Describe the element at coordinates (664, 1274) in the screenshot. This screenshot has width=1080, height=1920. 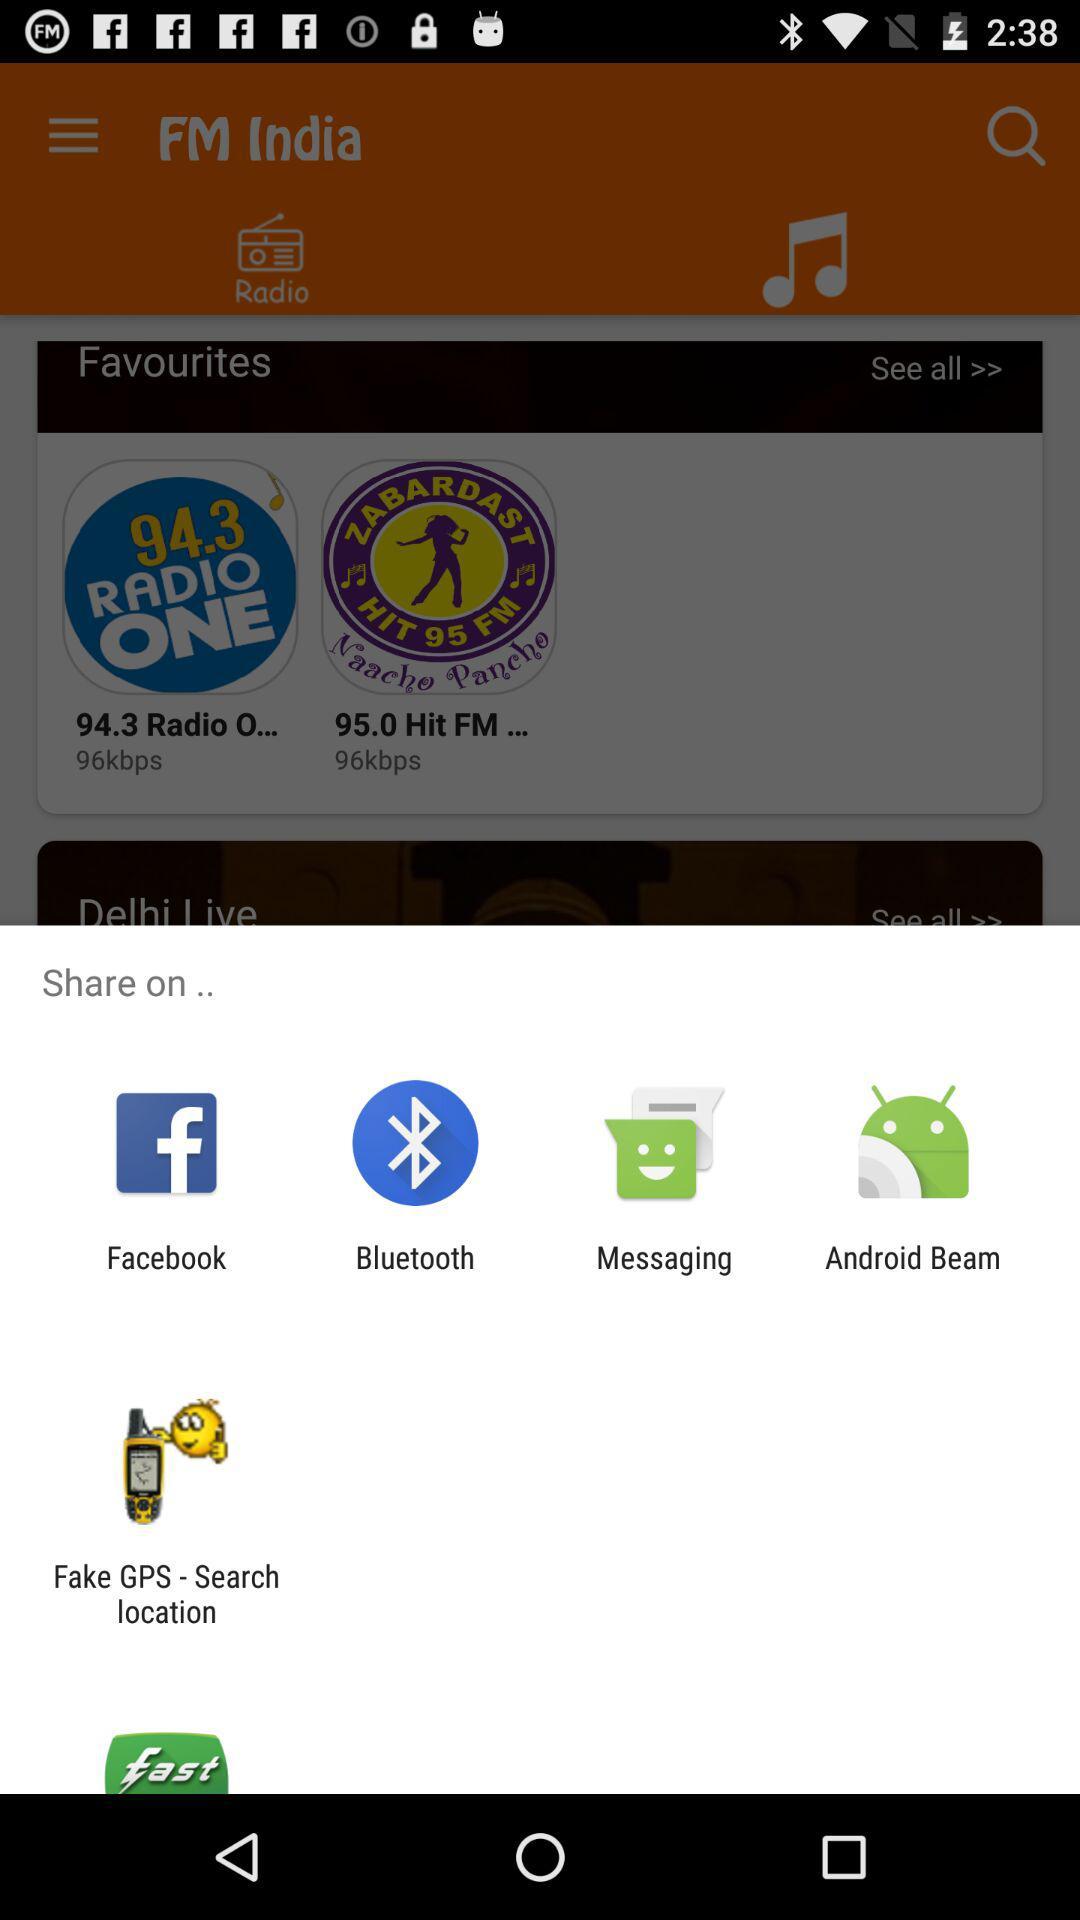
I see `messaging app` at that location.